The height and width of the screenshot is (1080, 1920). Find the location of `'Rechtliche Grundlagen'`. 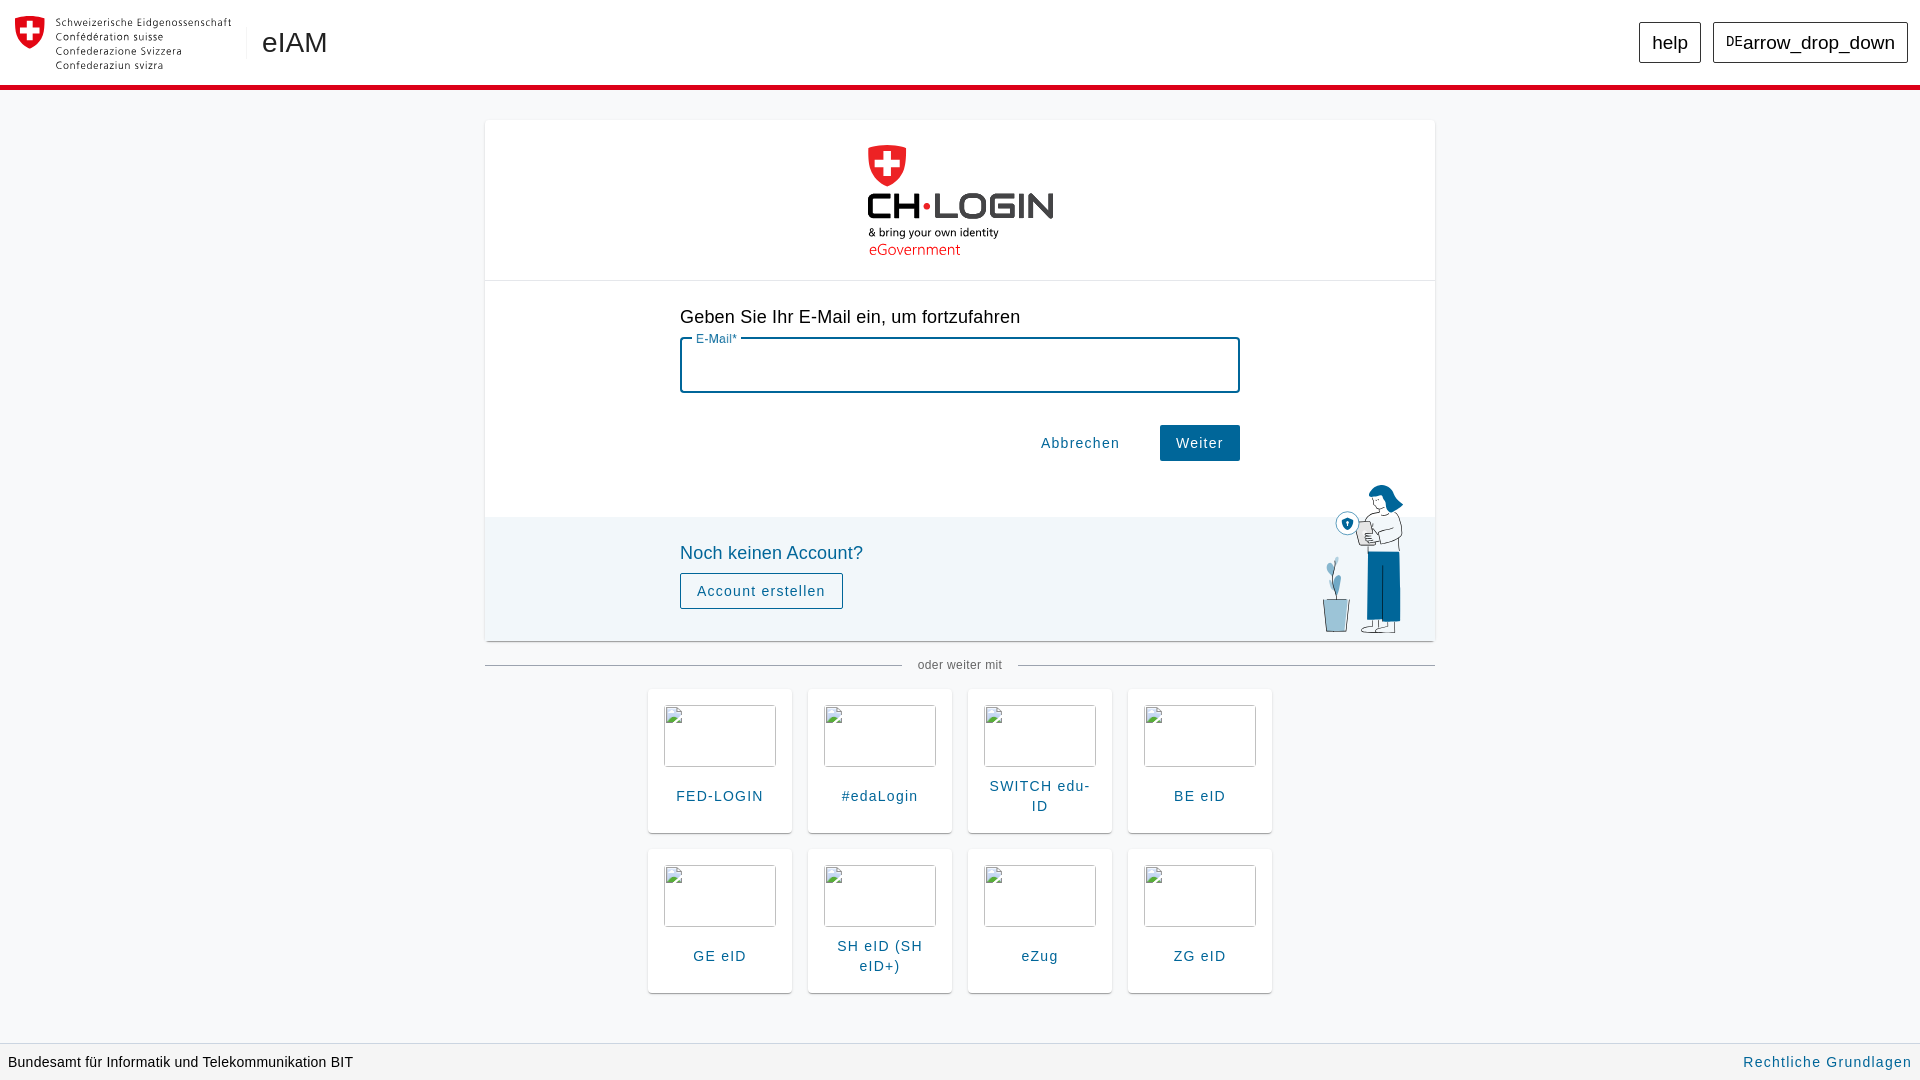

'Rechtliche Grundlagen' is located at coordinates (1810, 1059).